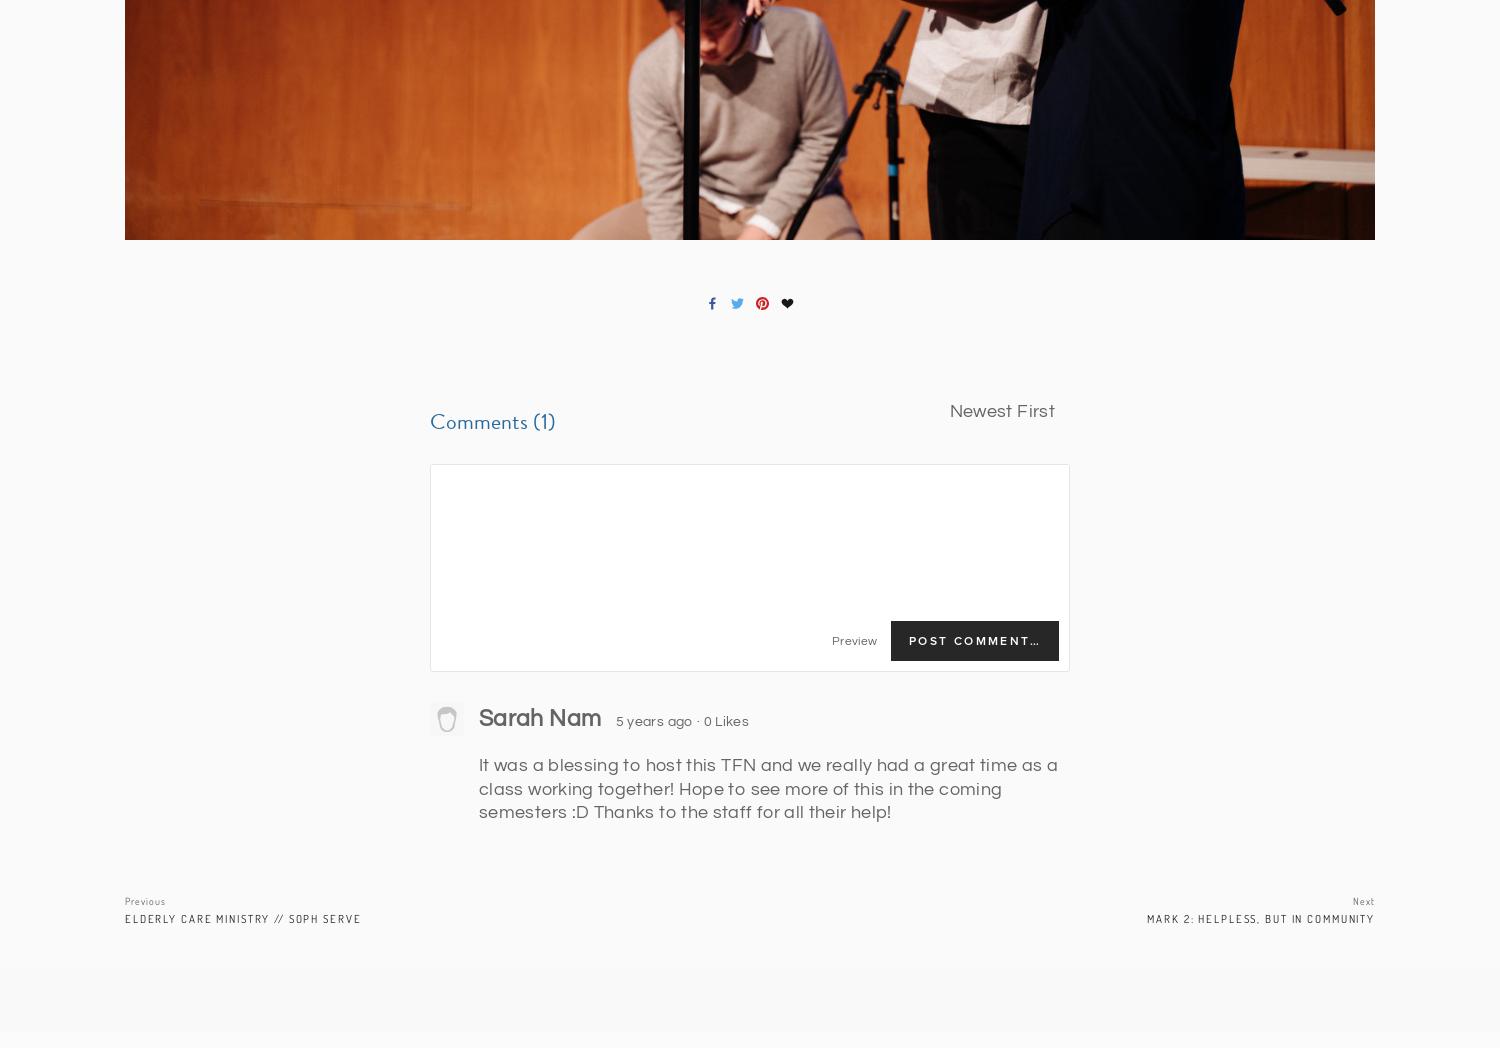  What do you see at coordinates (973, 639) in the screenshot?
I see `'Post Comment…'` at bounding box center [973, 639].